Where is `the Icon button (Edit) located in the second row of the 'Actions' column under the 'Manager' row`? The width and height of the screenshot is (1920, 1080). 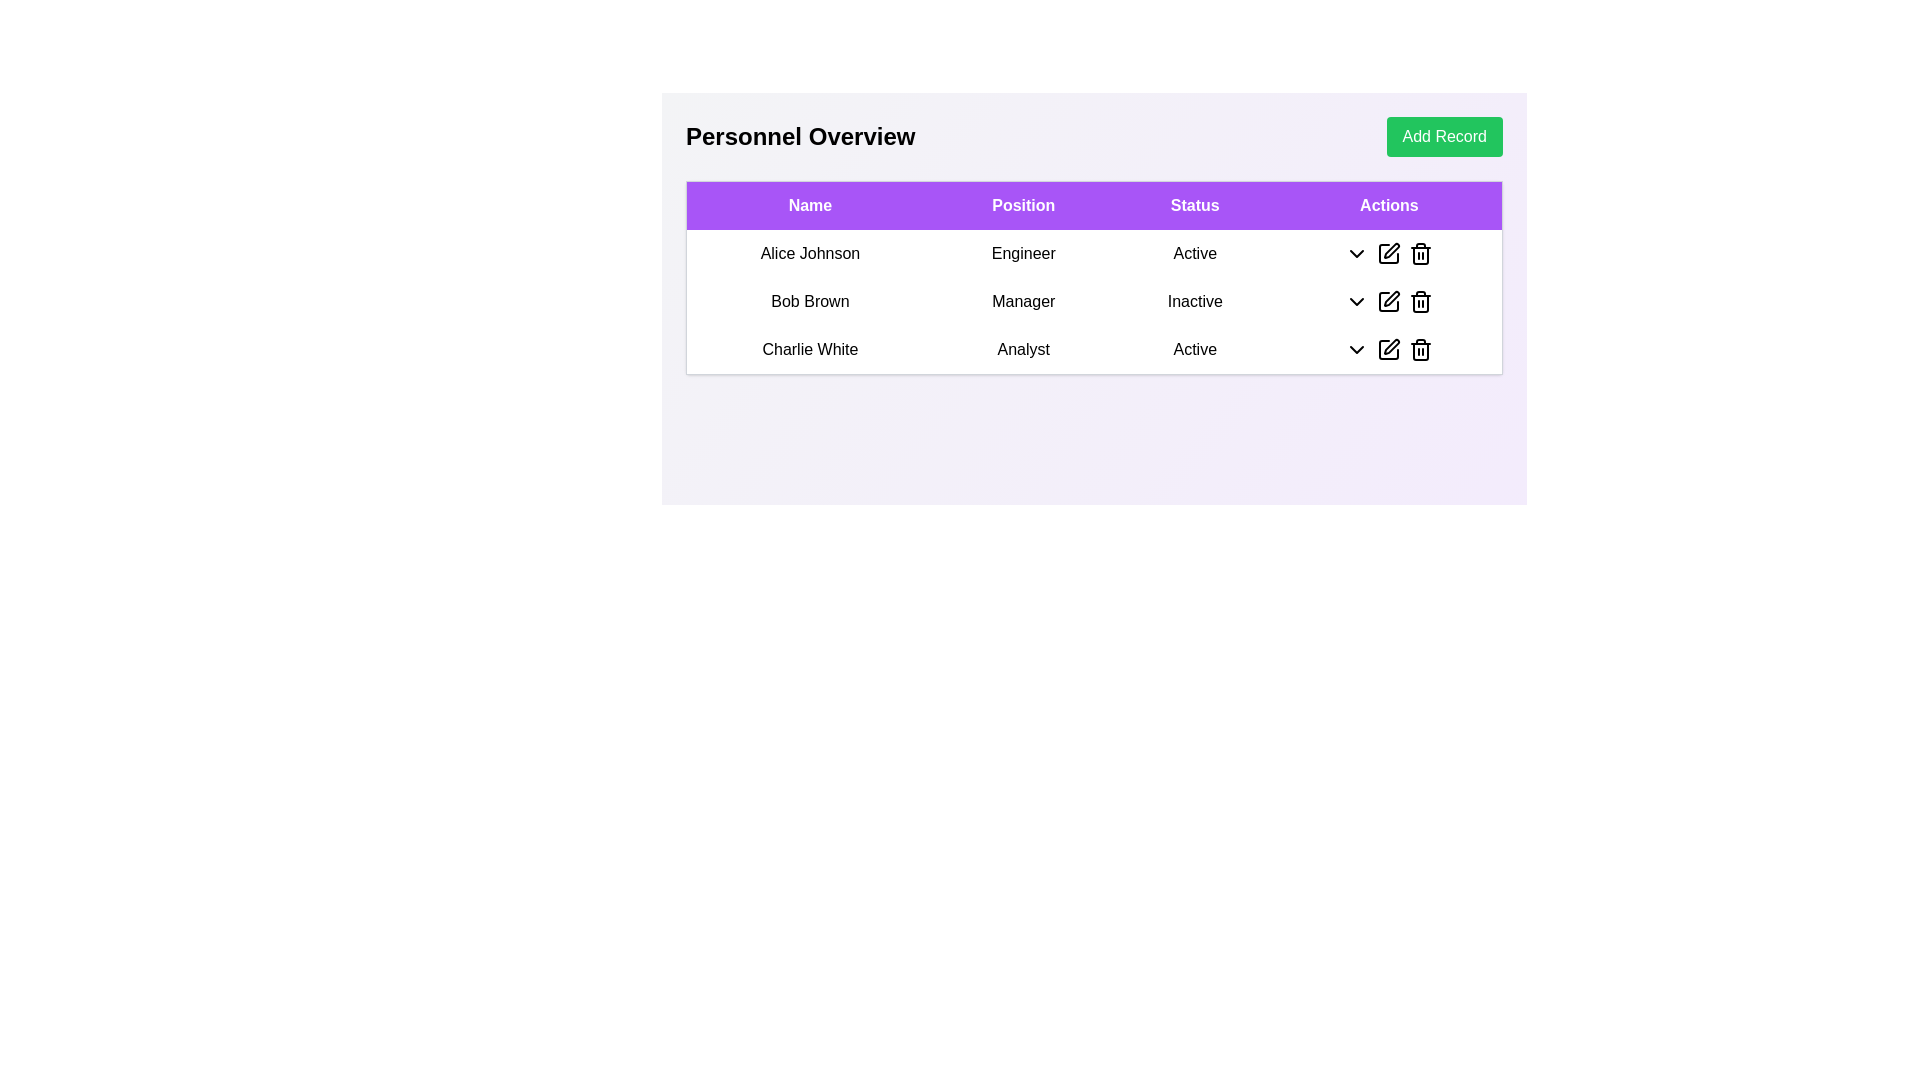
the Icon button (Edit) located in the second row of the 'Actions' column under the 'Manager' row is located at coordinates (1391, 299).